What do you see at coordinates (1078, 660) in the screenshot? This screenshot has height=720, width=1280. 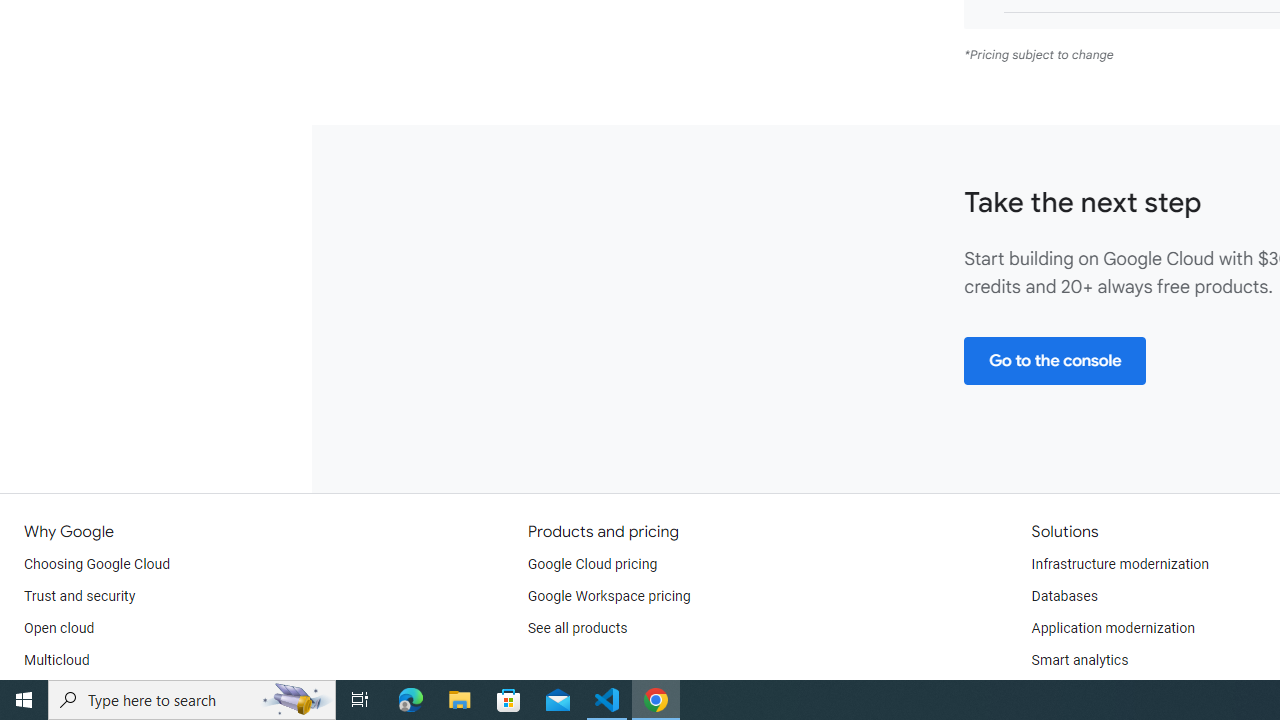 I see `'Smart analytics'` at bounding box center [1078, 660].